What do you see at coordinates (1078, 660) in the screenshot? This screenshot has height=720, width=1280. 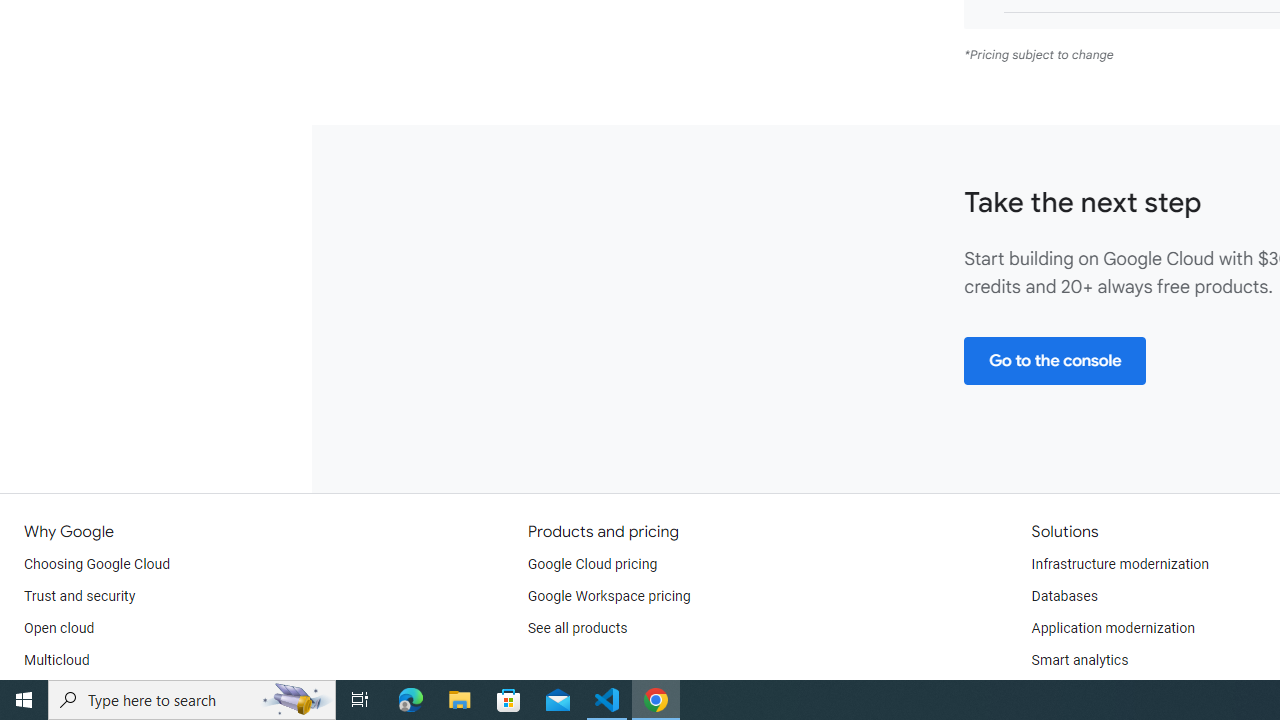 I see `'Smart analytics'` at bounding box center [1078, 660].